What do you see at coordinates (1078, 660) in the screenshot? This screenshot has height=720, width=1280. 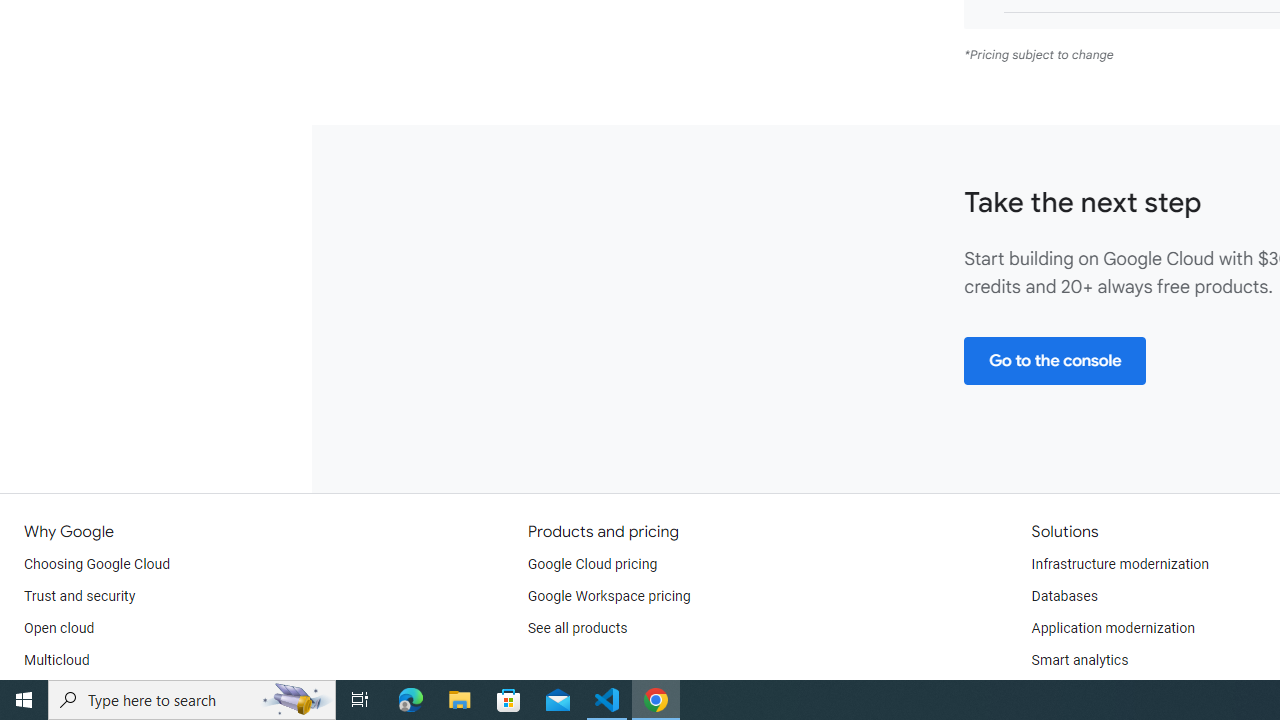 I see `'Smart analytics'` at bounding box center [1078, 660].